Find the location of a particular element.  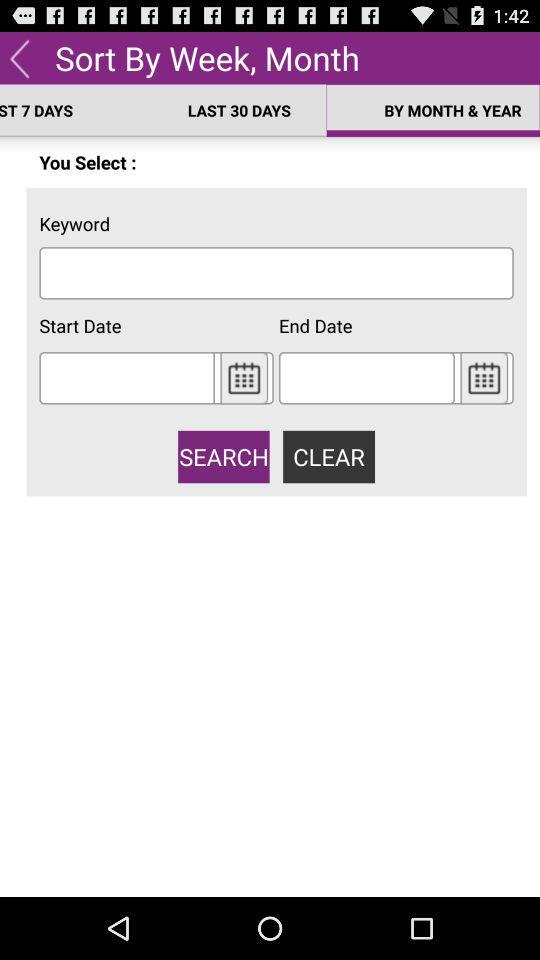

app next to sort by week app is located at coordinates (18, 56).